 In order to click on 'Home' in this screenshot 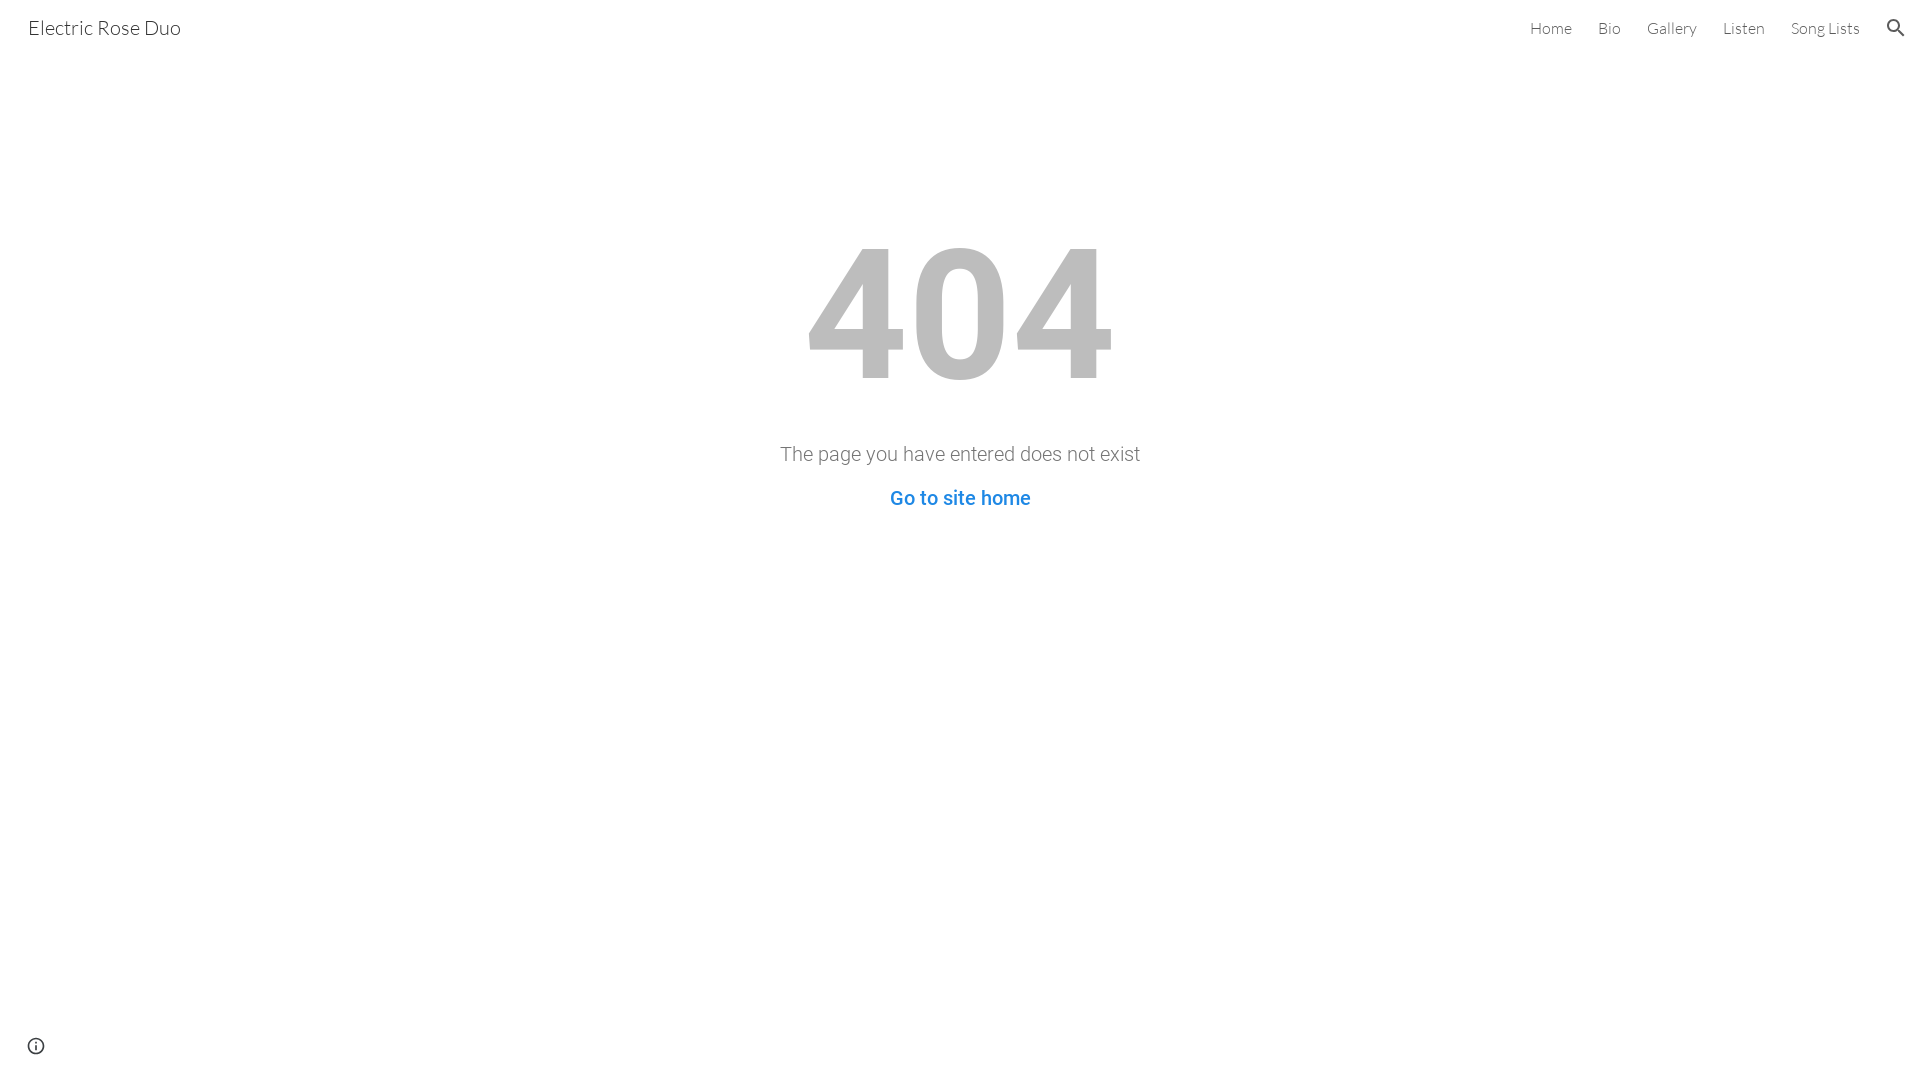, I will do `click(1529, 27)`.